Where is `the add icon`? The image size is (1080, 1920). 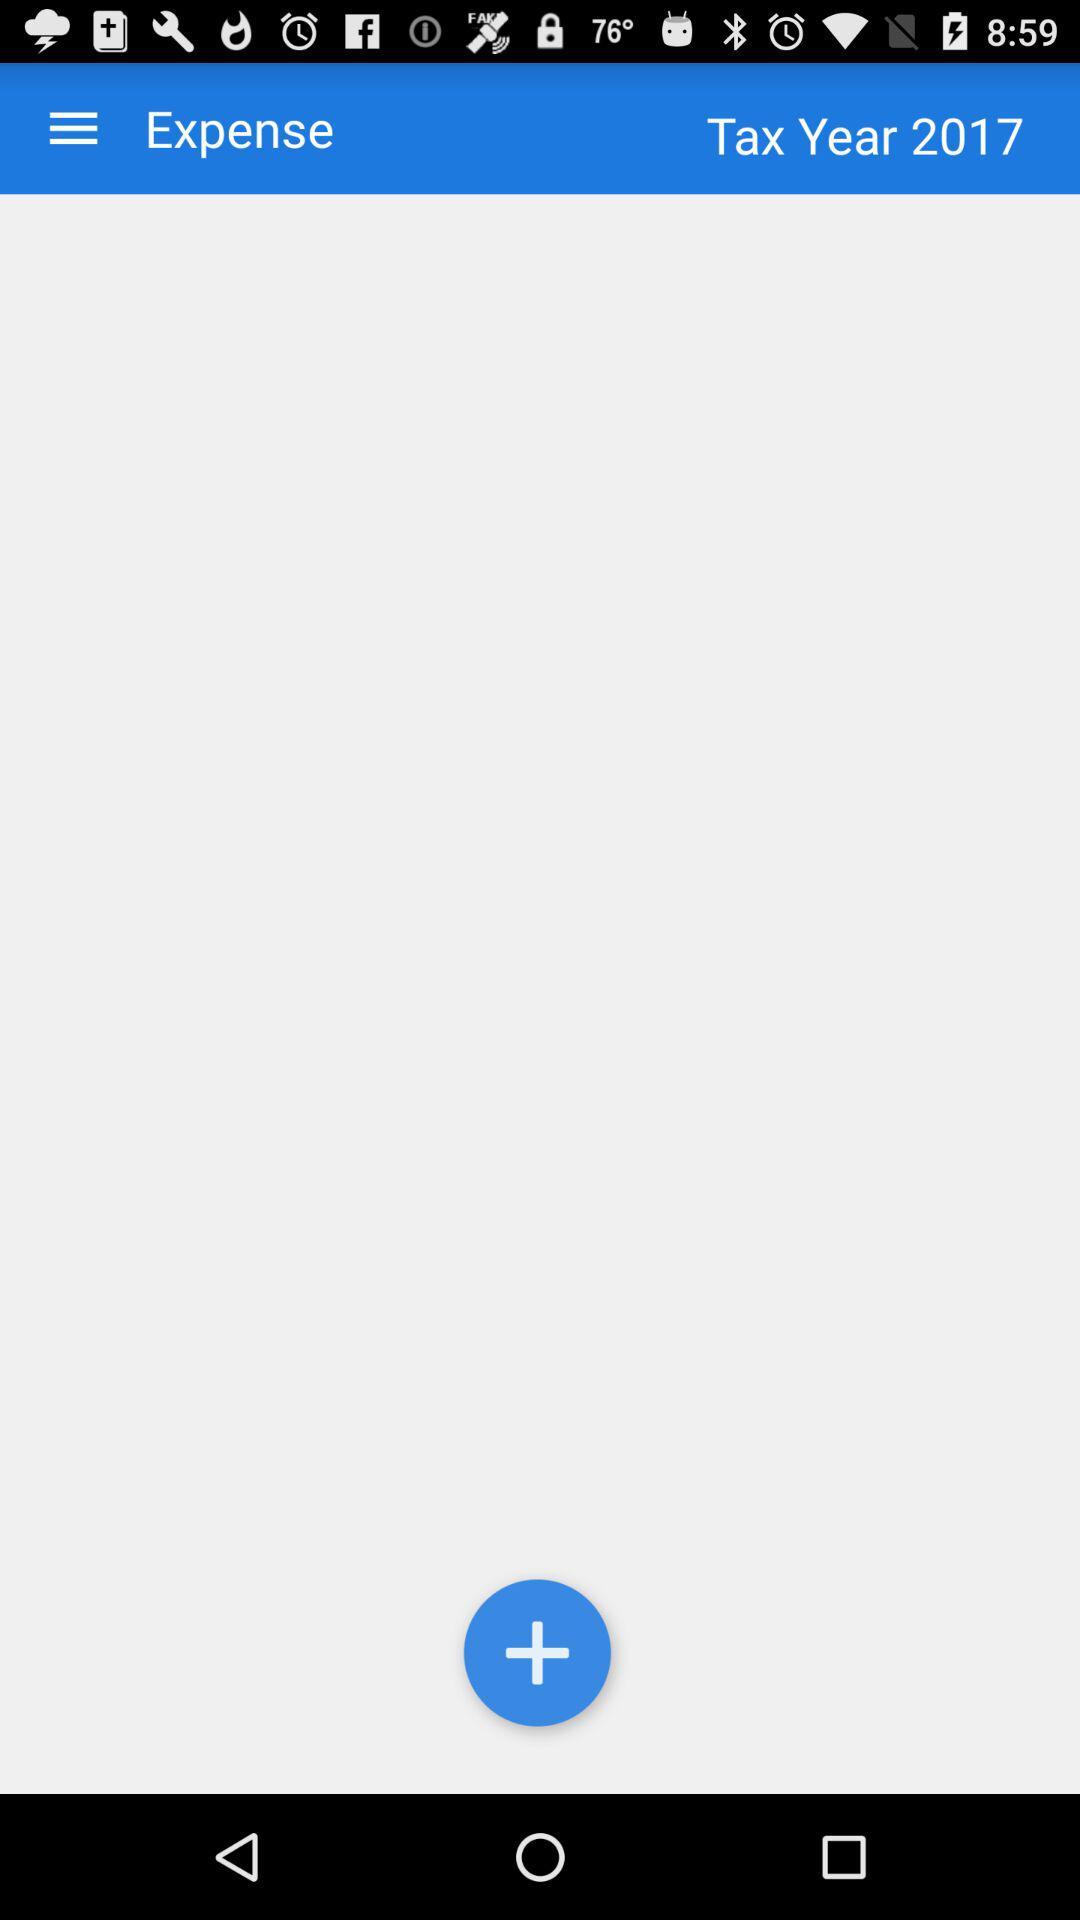
the add icon is located at coordinates (540, 1773).